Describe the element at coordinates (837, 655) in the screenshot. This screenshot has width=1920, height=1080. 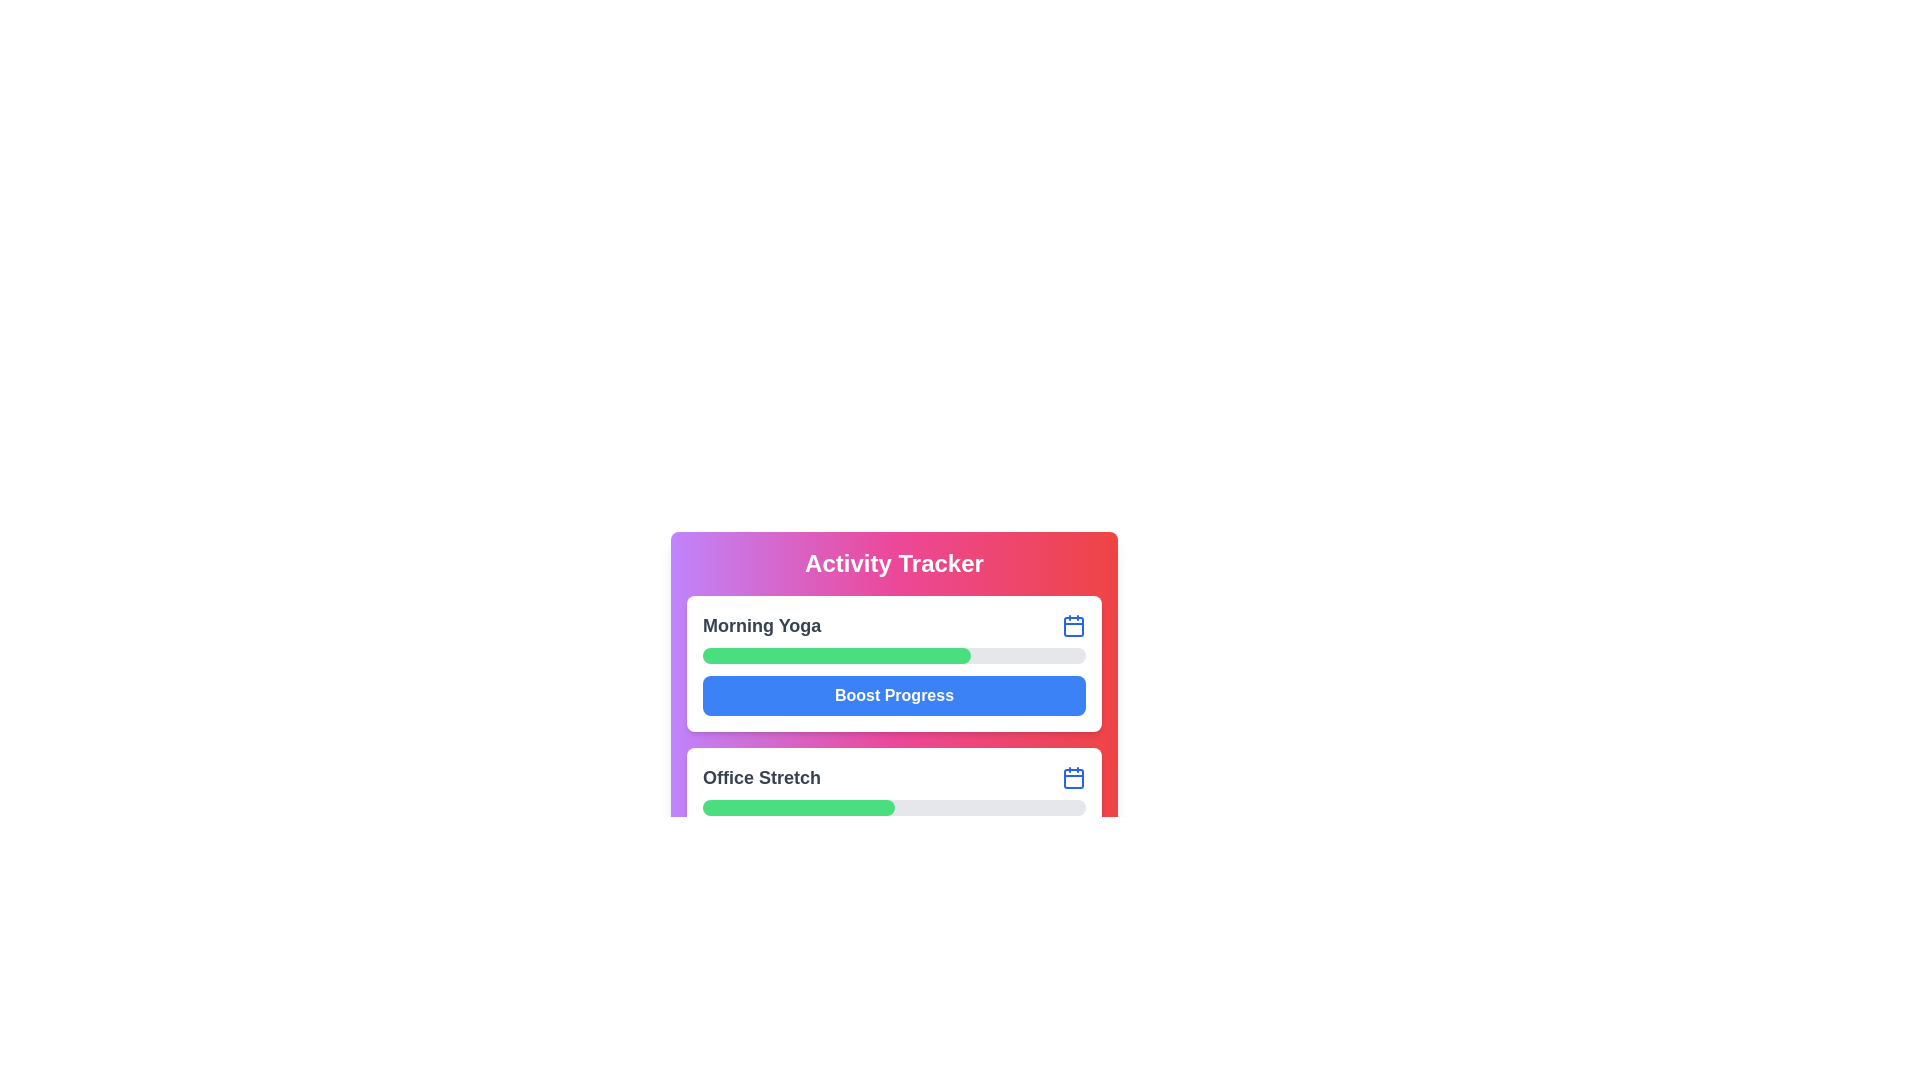
I see `the Progress Indicator representing 70% completion of the 'Morning Yoga' activity, located within the 'Activity Tracker' card` at that location.